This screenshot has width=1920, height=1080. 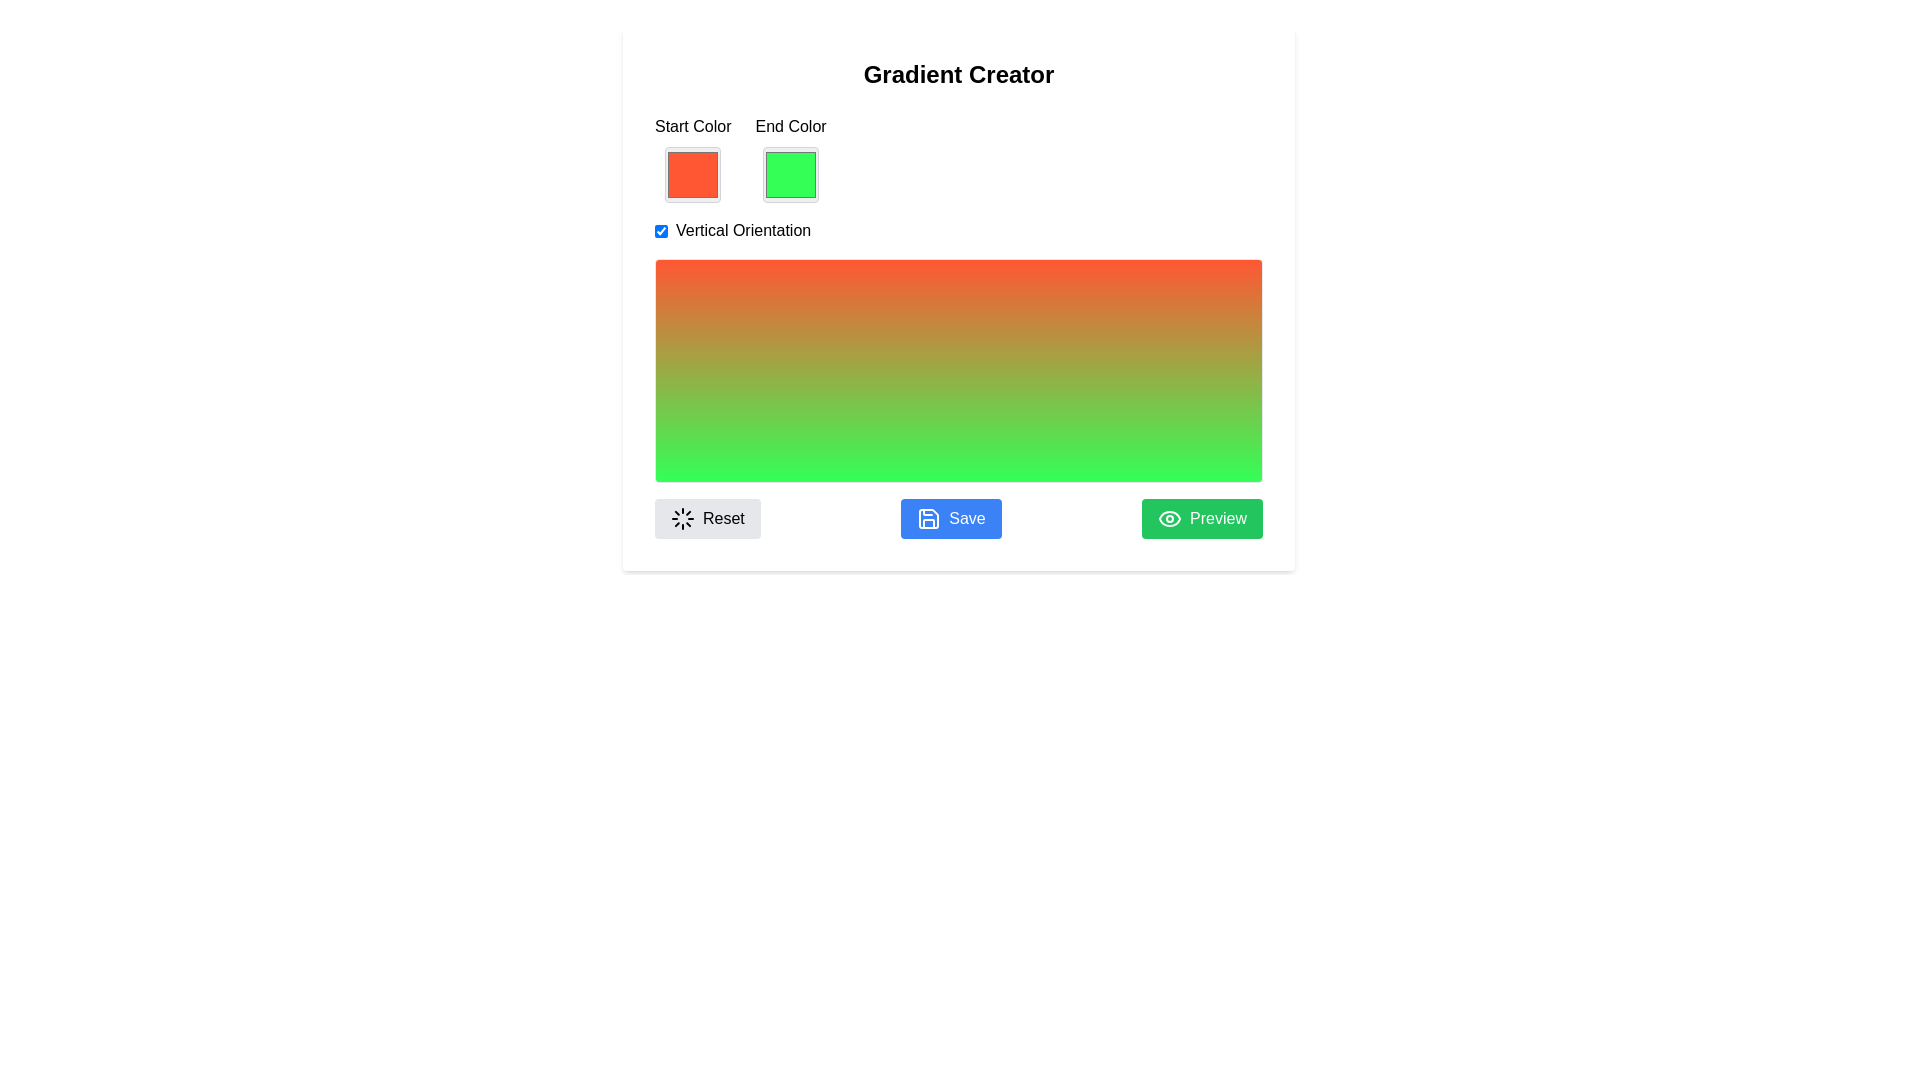 What do you see at coordinates (790, 127) in the screenshot?
I see `the 'End Color' text label, which is displayed in bold font and positioned above the end color box` at bounding box center [790, 127].